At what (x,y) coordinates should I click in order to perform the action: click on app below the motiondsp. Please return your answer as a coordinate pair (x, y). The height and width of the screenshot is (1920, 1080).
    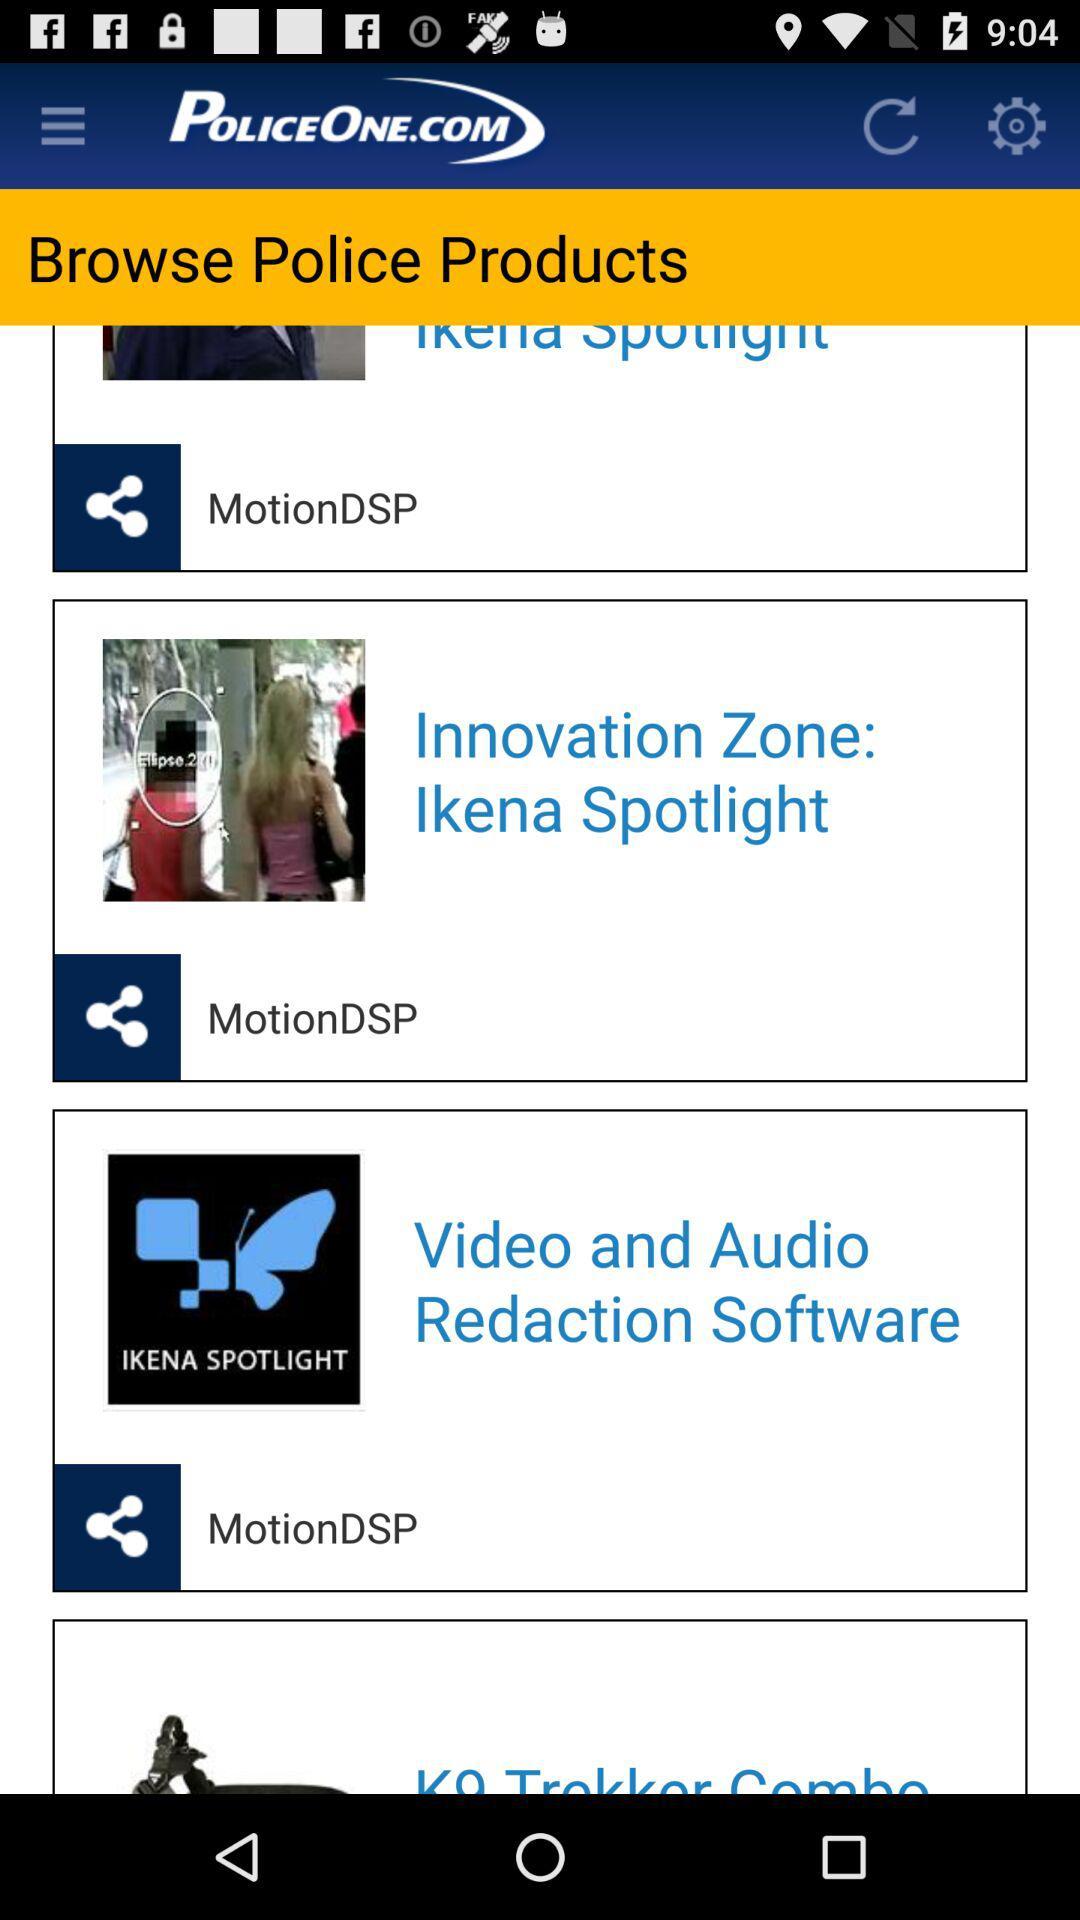
    Looking at the image, I should click on (692, 769).